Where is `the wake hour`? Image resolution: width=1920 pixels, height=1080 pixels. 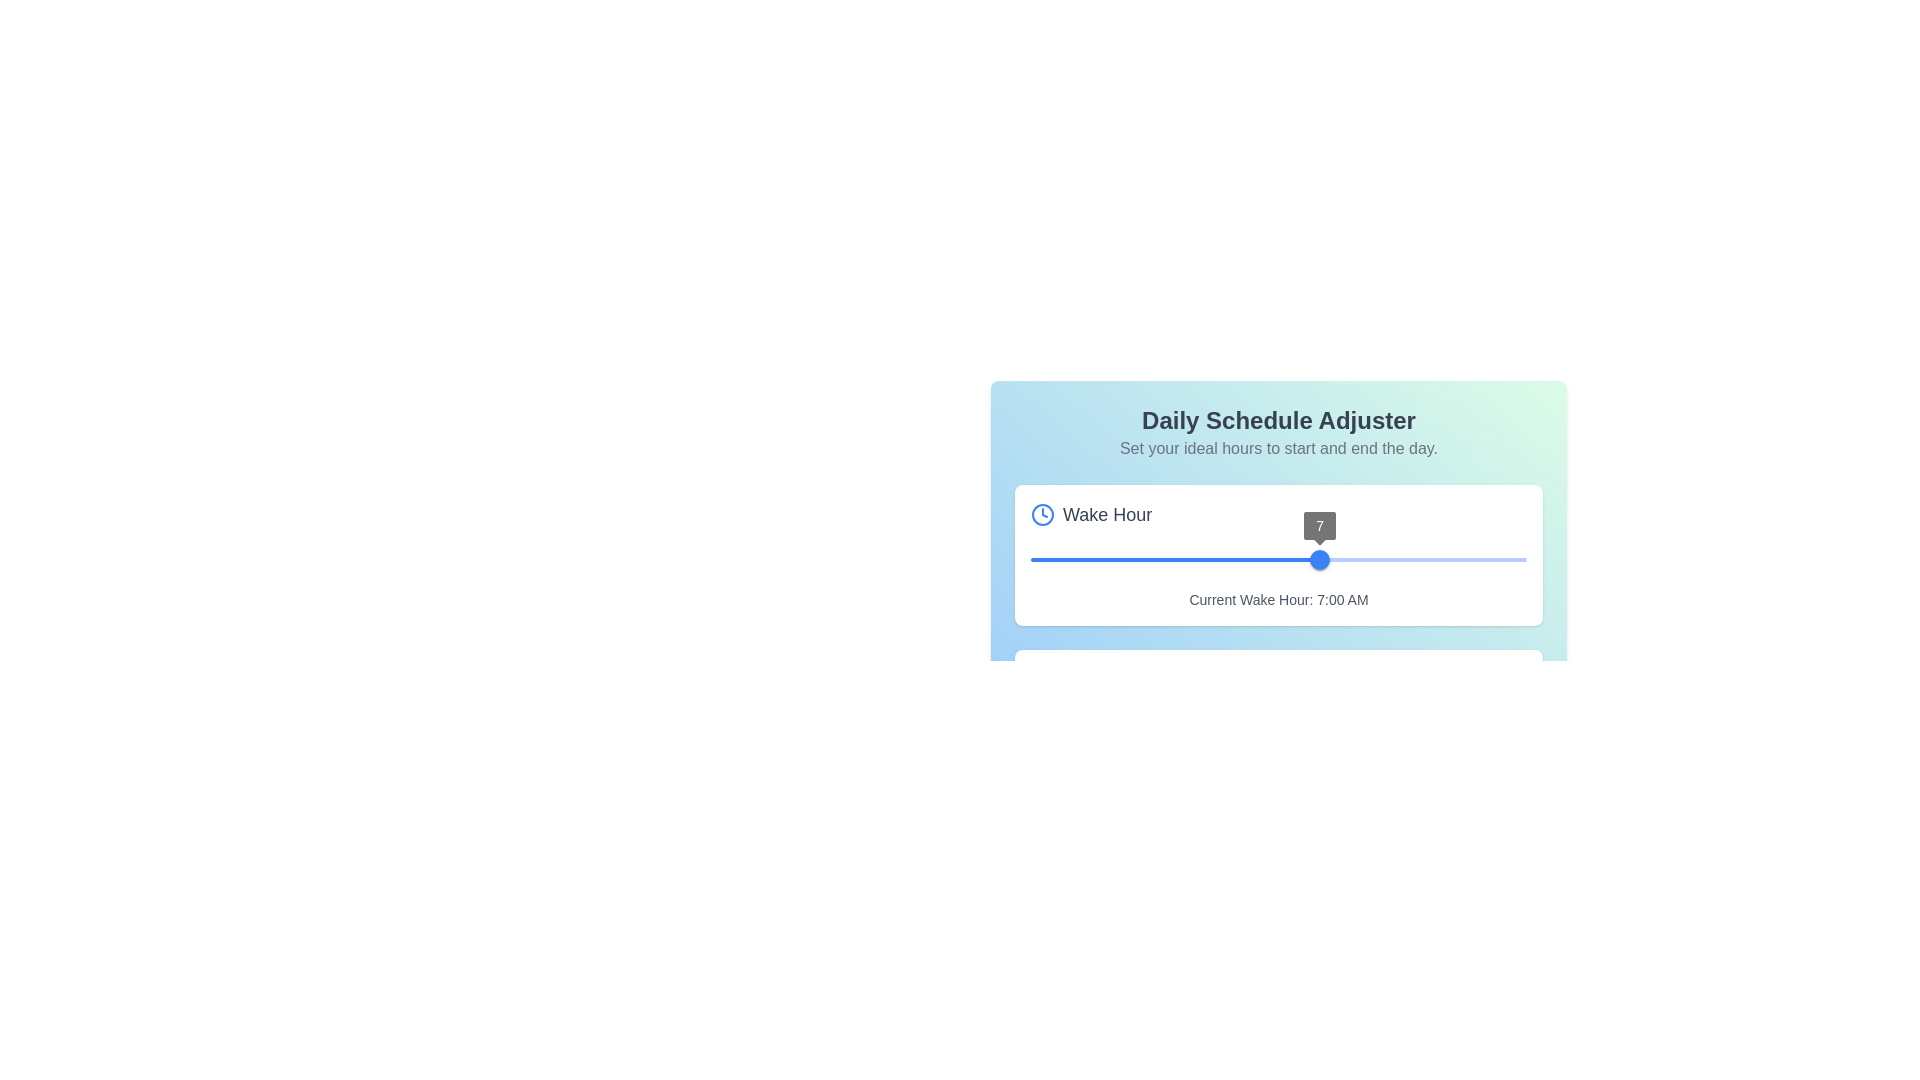
the wake hour is located at coordinates (1216, 559).